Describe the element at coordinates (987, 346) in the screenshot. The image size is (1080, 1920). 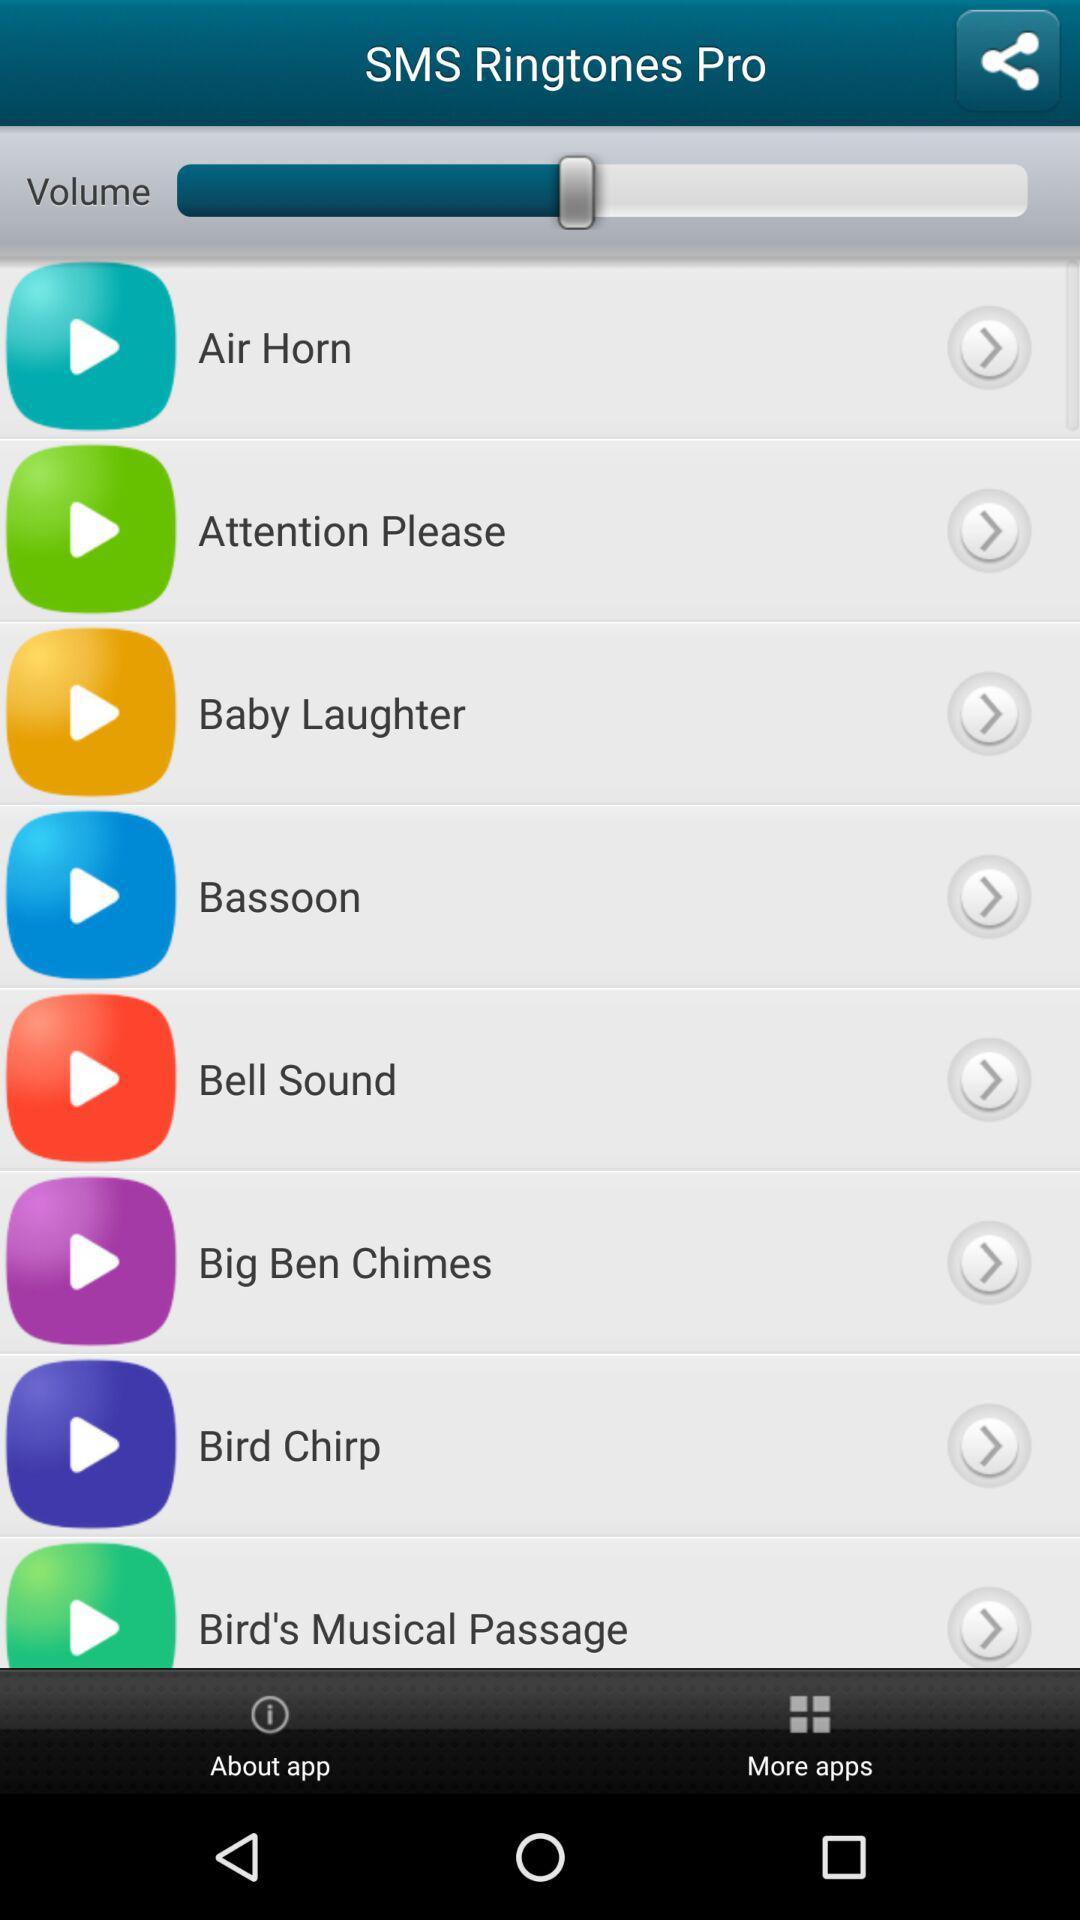
I see `see more options about this ringtone` at that location.